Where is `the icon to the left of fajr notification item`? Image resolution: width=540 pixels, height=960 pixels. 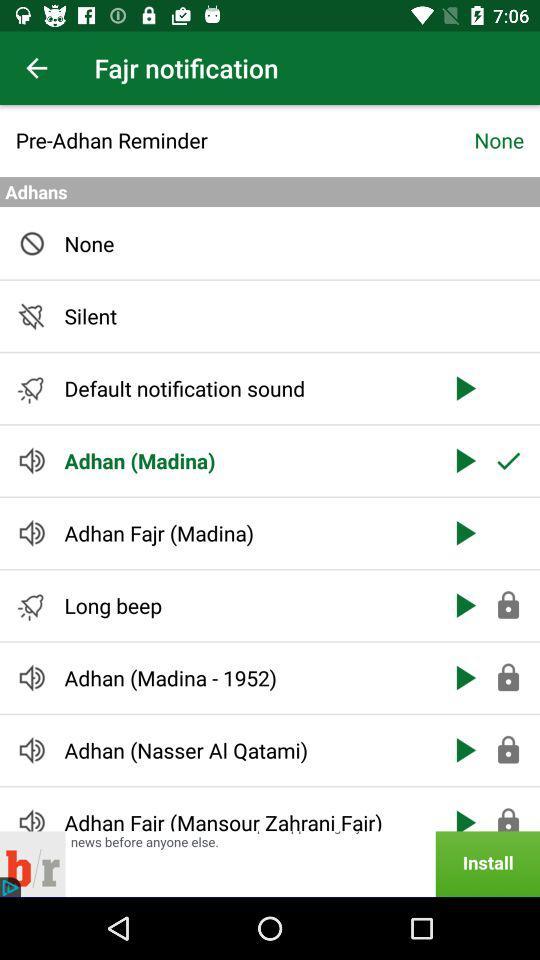 the icon to the left of fajr notification item is located at coordinates (36, 68).